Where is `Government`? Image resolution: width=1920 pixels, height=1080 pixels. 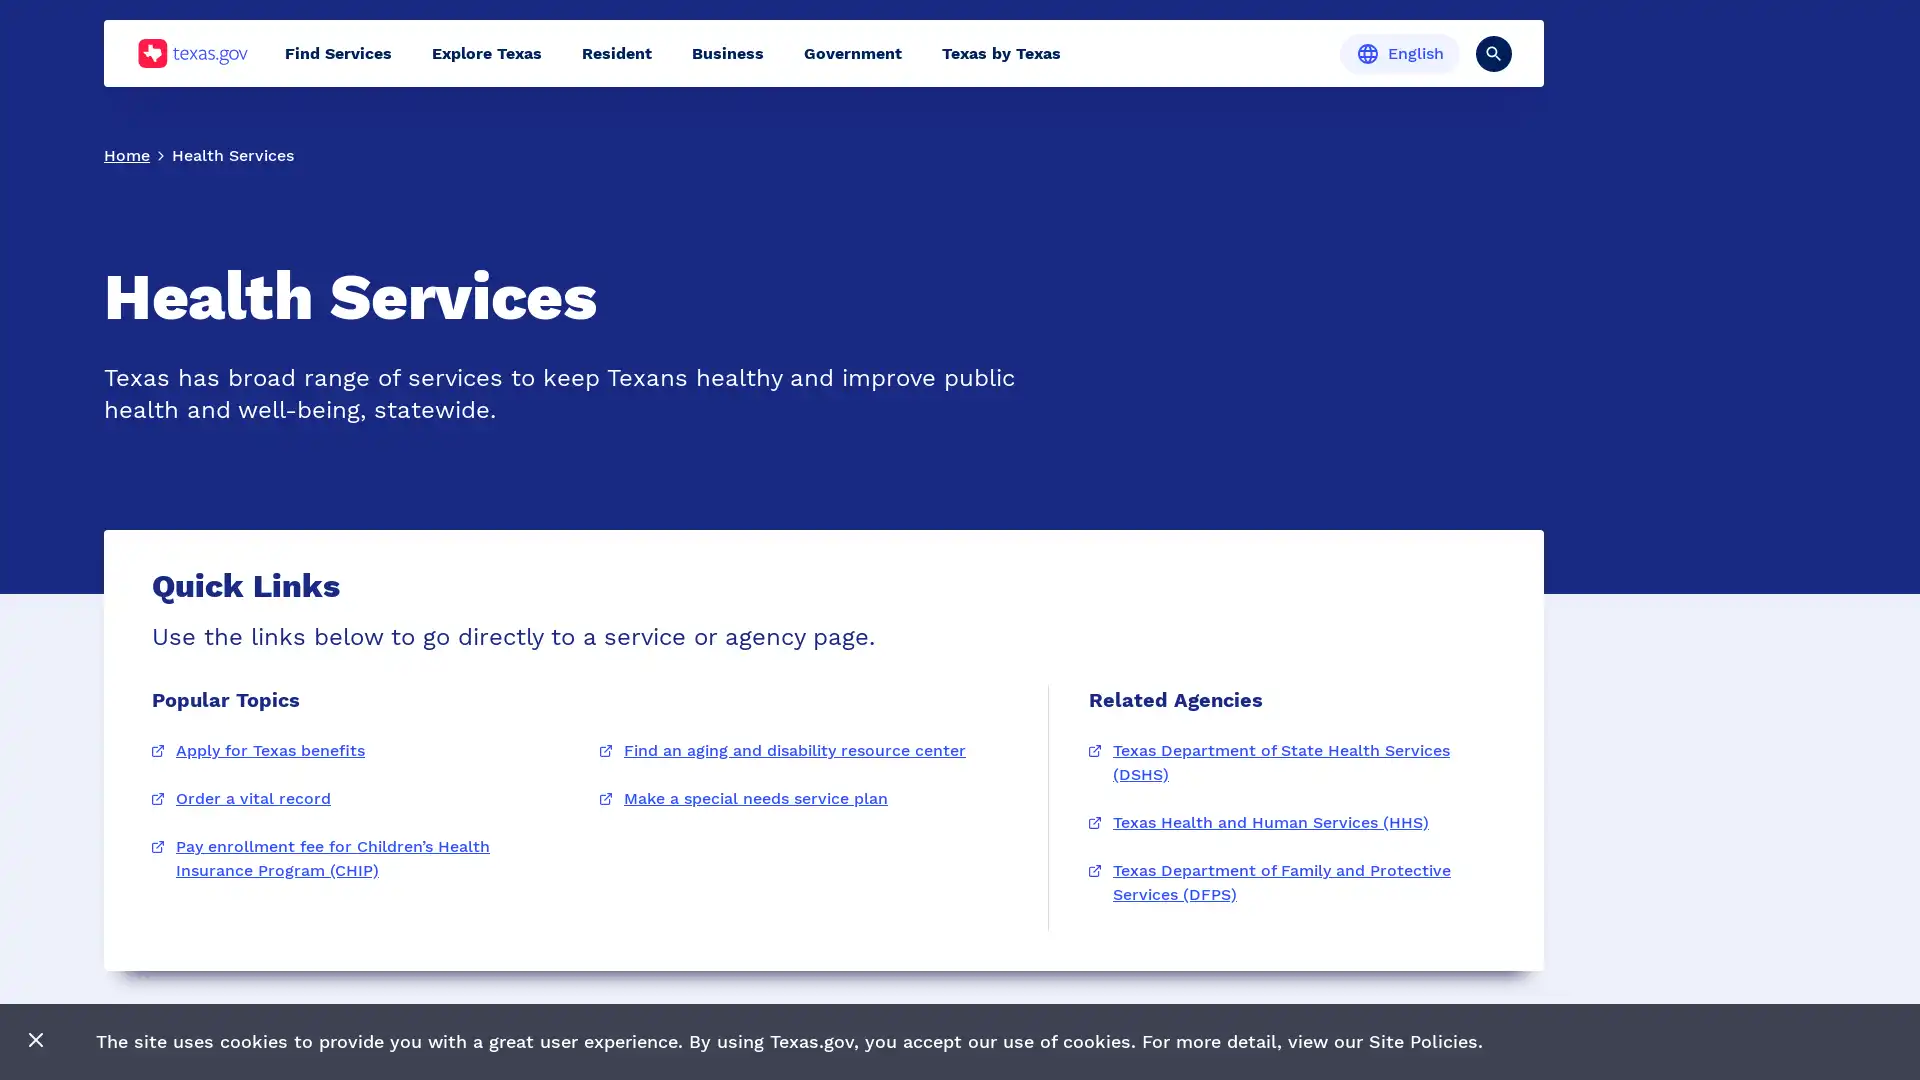 Government is located at coordinates (853, 52).